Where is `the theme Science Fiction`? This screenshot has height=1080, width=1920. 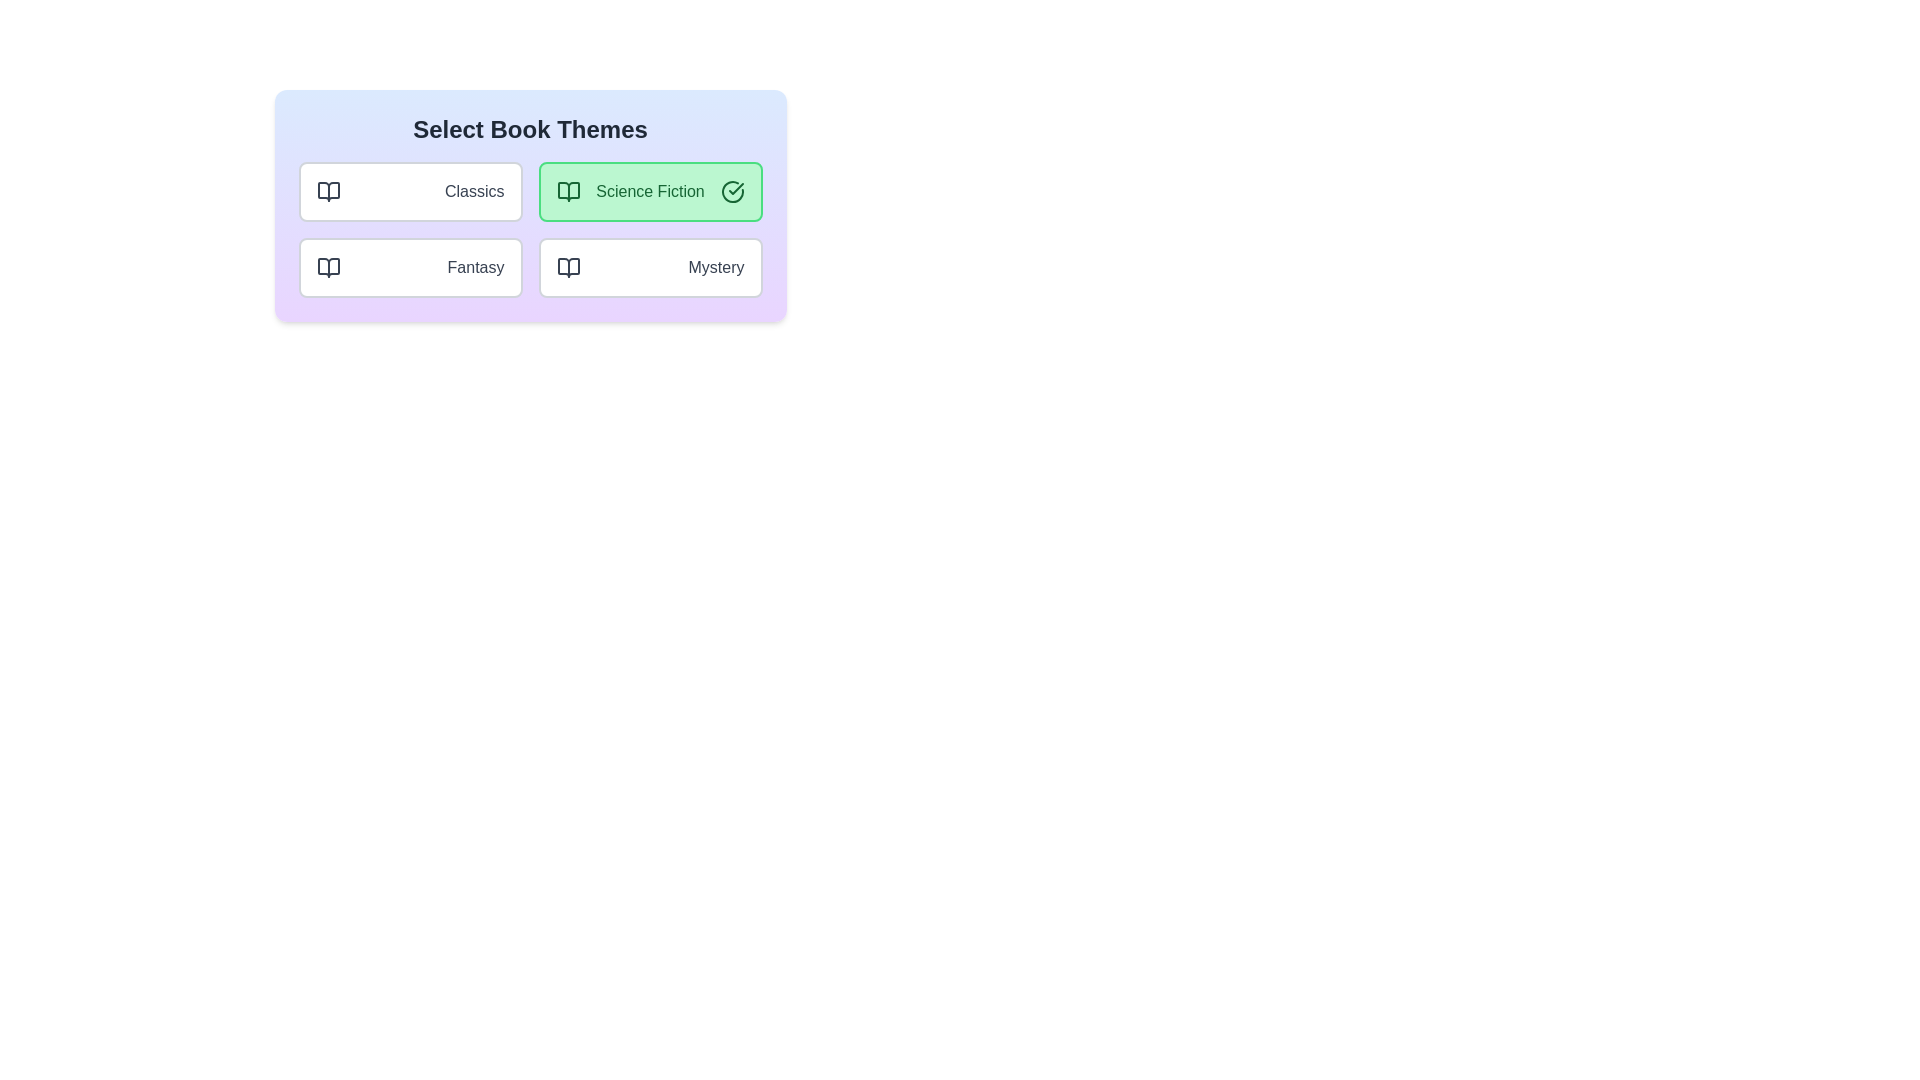
the theme Science Fiction is located at coordinates (650, 192).